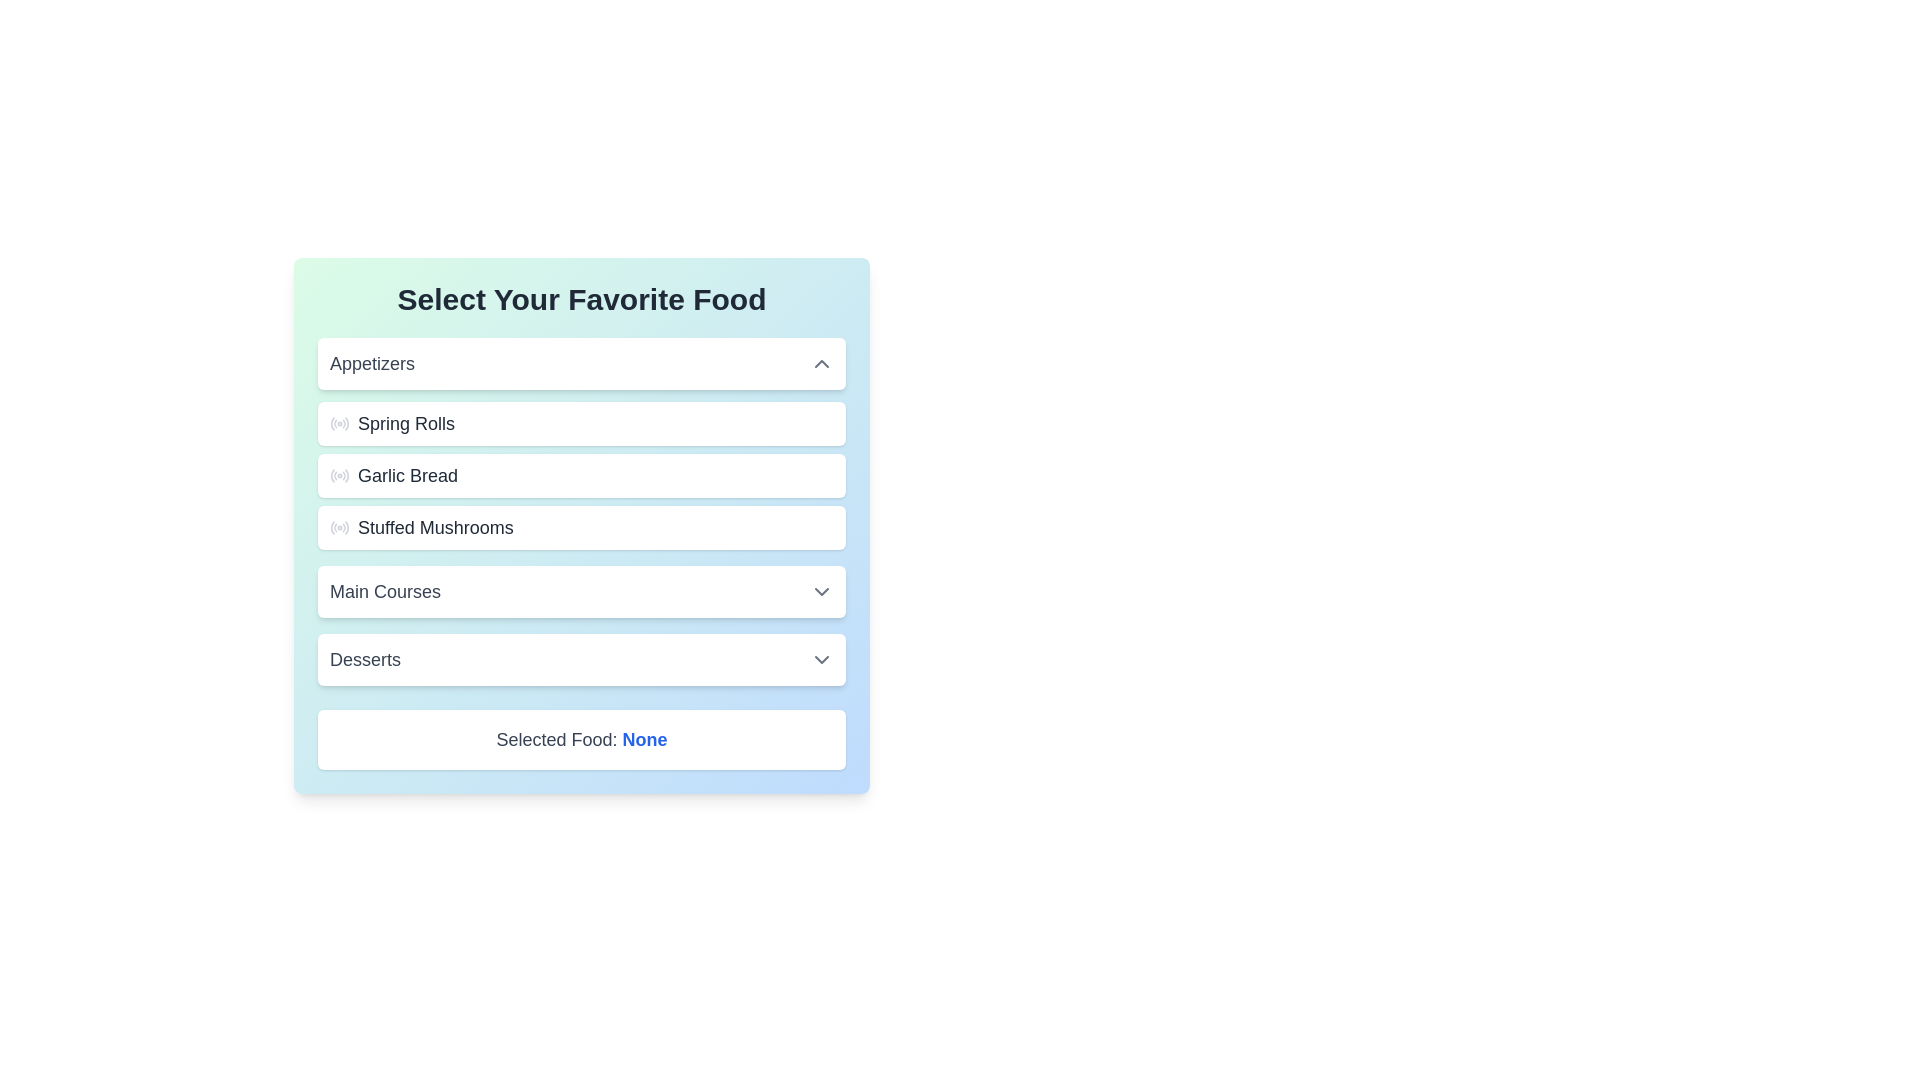 The height and width of the screenshot is (1080, 1920). What do you see at coordinates (340, 527) in the screenshot?
I see `the unselected radio button for the item 'Stuffed Mushrooms'` at bounding box center [340, 527].